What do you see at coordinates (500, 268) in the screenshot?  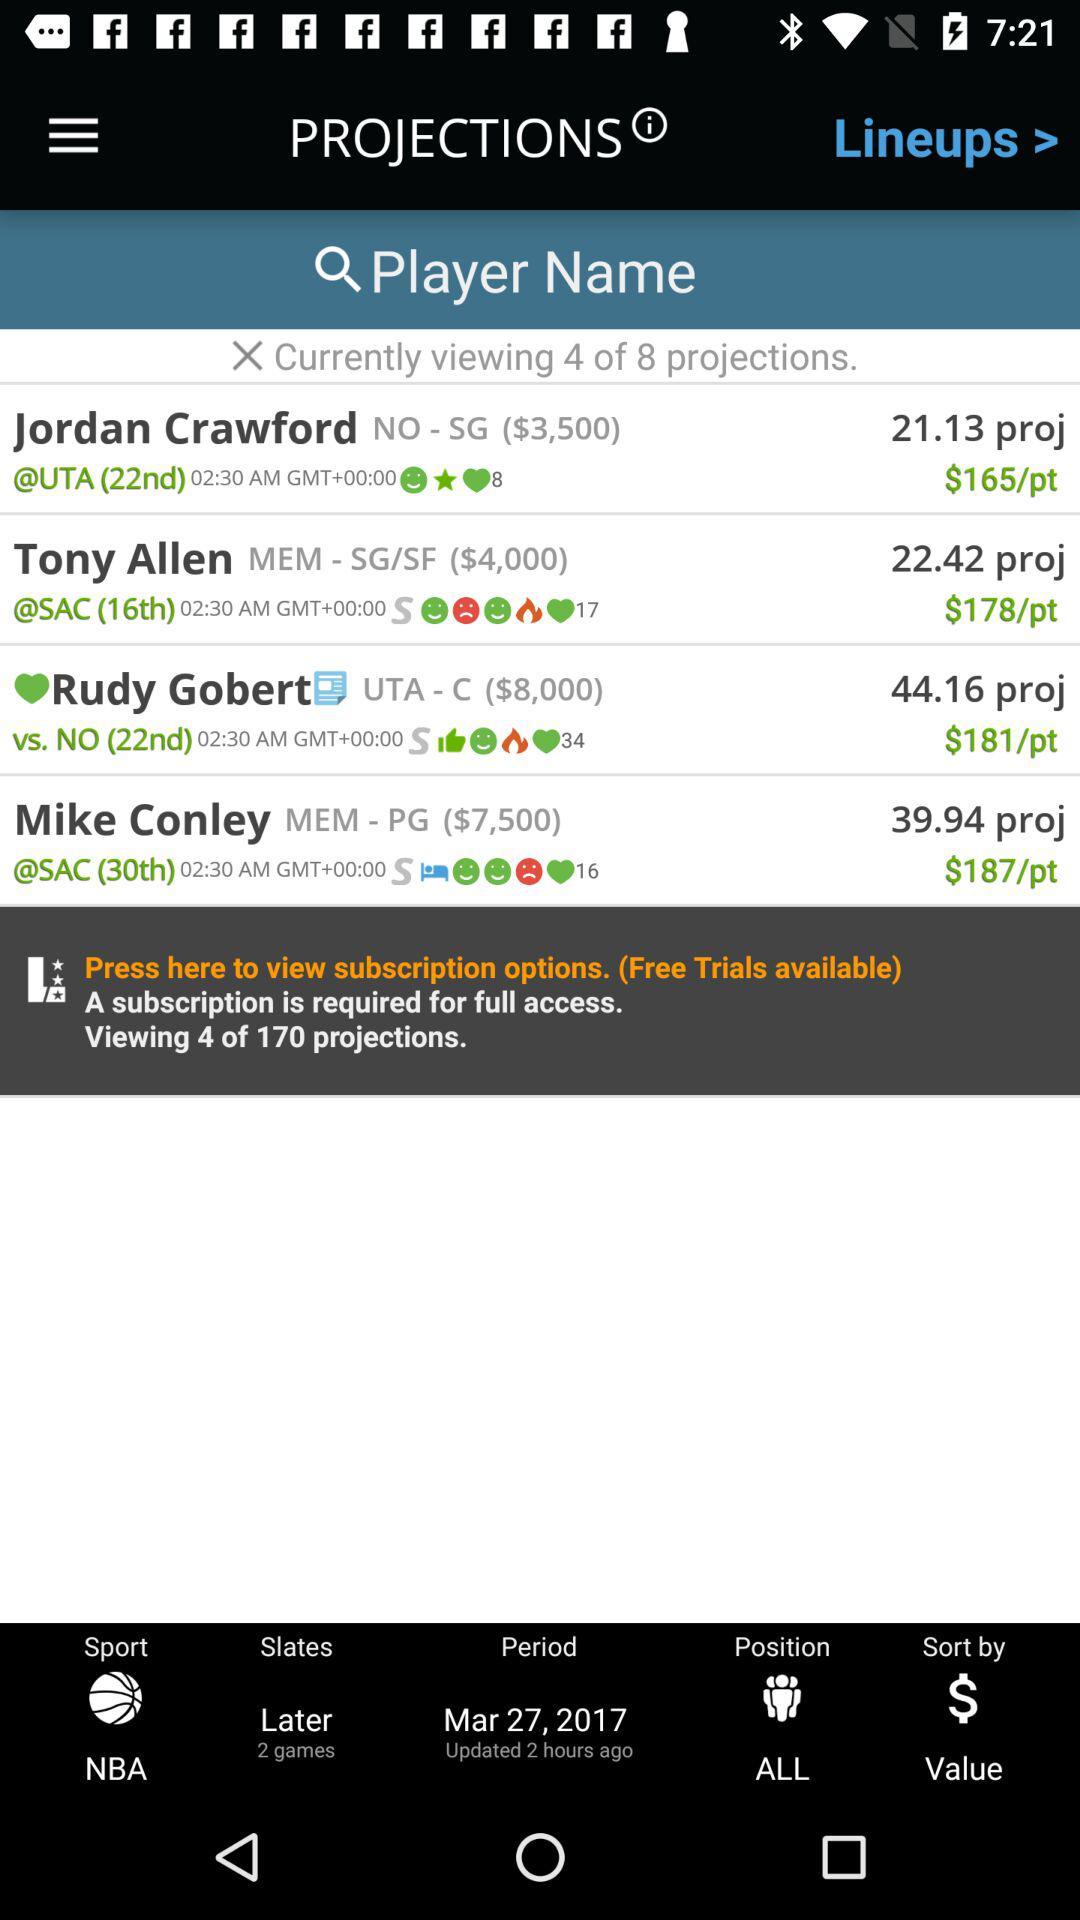 I see `search players` at bounding box center [500, 268].